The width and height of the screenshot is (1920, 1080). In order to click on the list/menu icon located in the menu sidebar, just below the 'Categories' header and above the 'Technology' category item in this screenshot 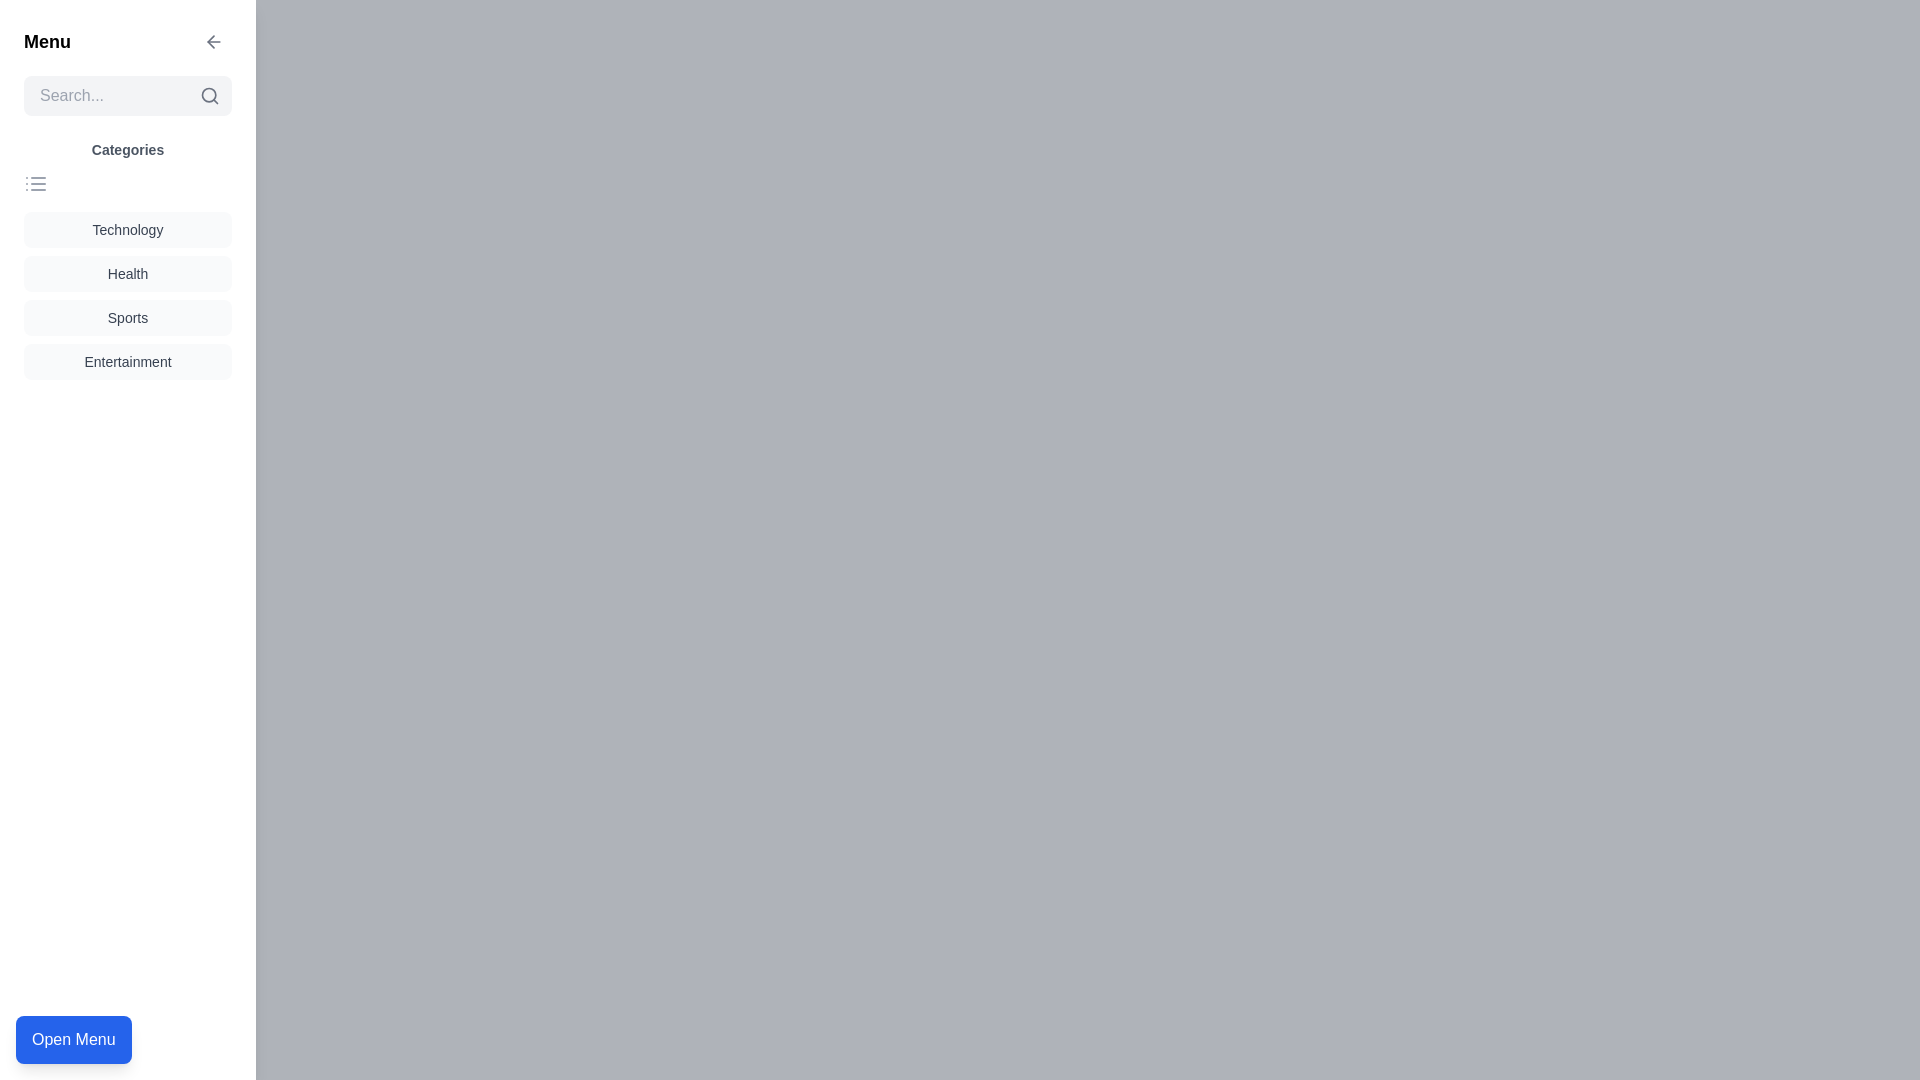, I will do `click(35, 184)`.